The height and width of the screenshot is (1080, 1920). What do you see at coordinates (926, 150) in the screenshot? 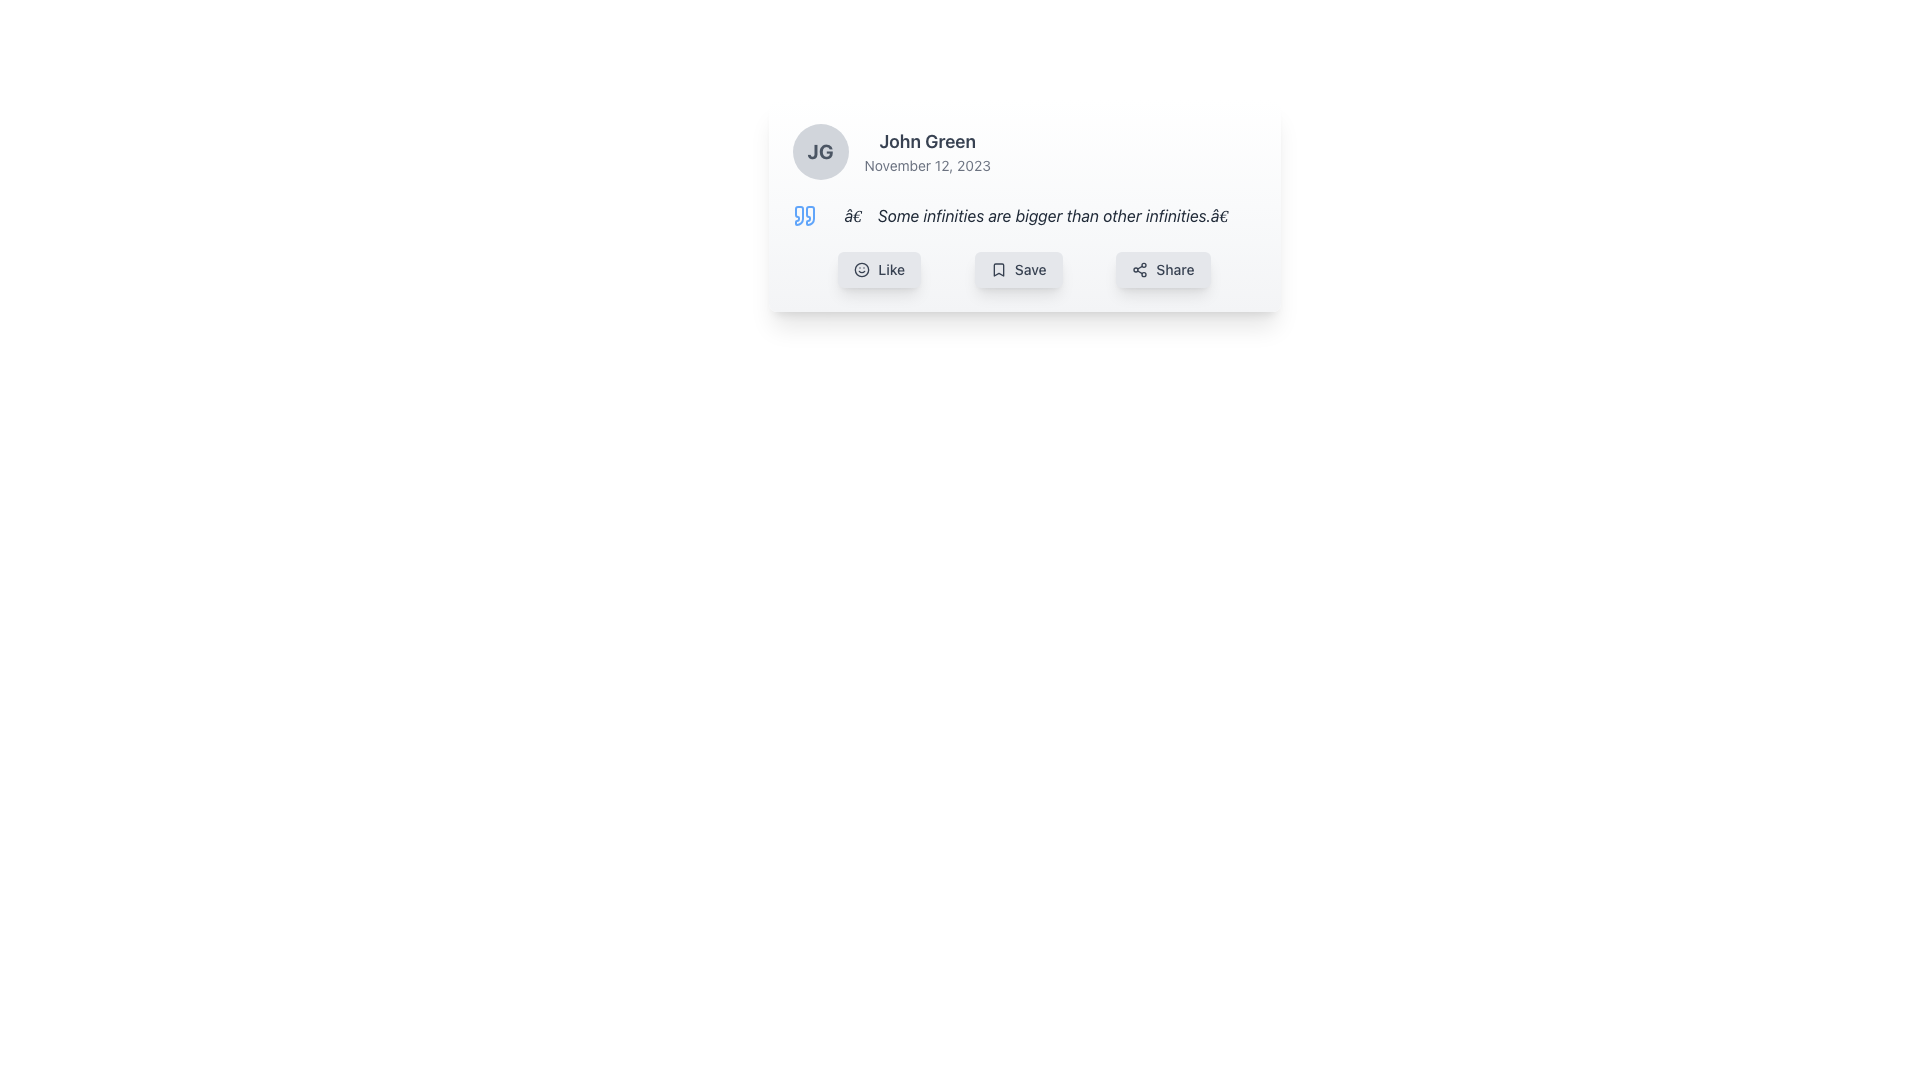
I see `text displayed next to the avatar with initials 'JG' in the upper portion of the card layout` at bounding box center [926, 150].